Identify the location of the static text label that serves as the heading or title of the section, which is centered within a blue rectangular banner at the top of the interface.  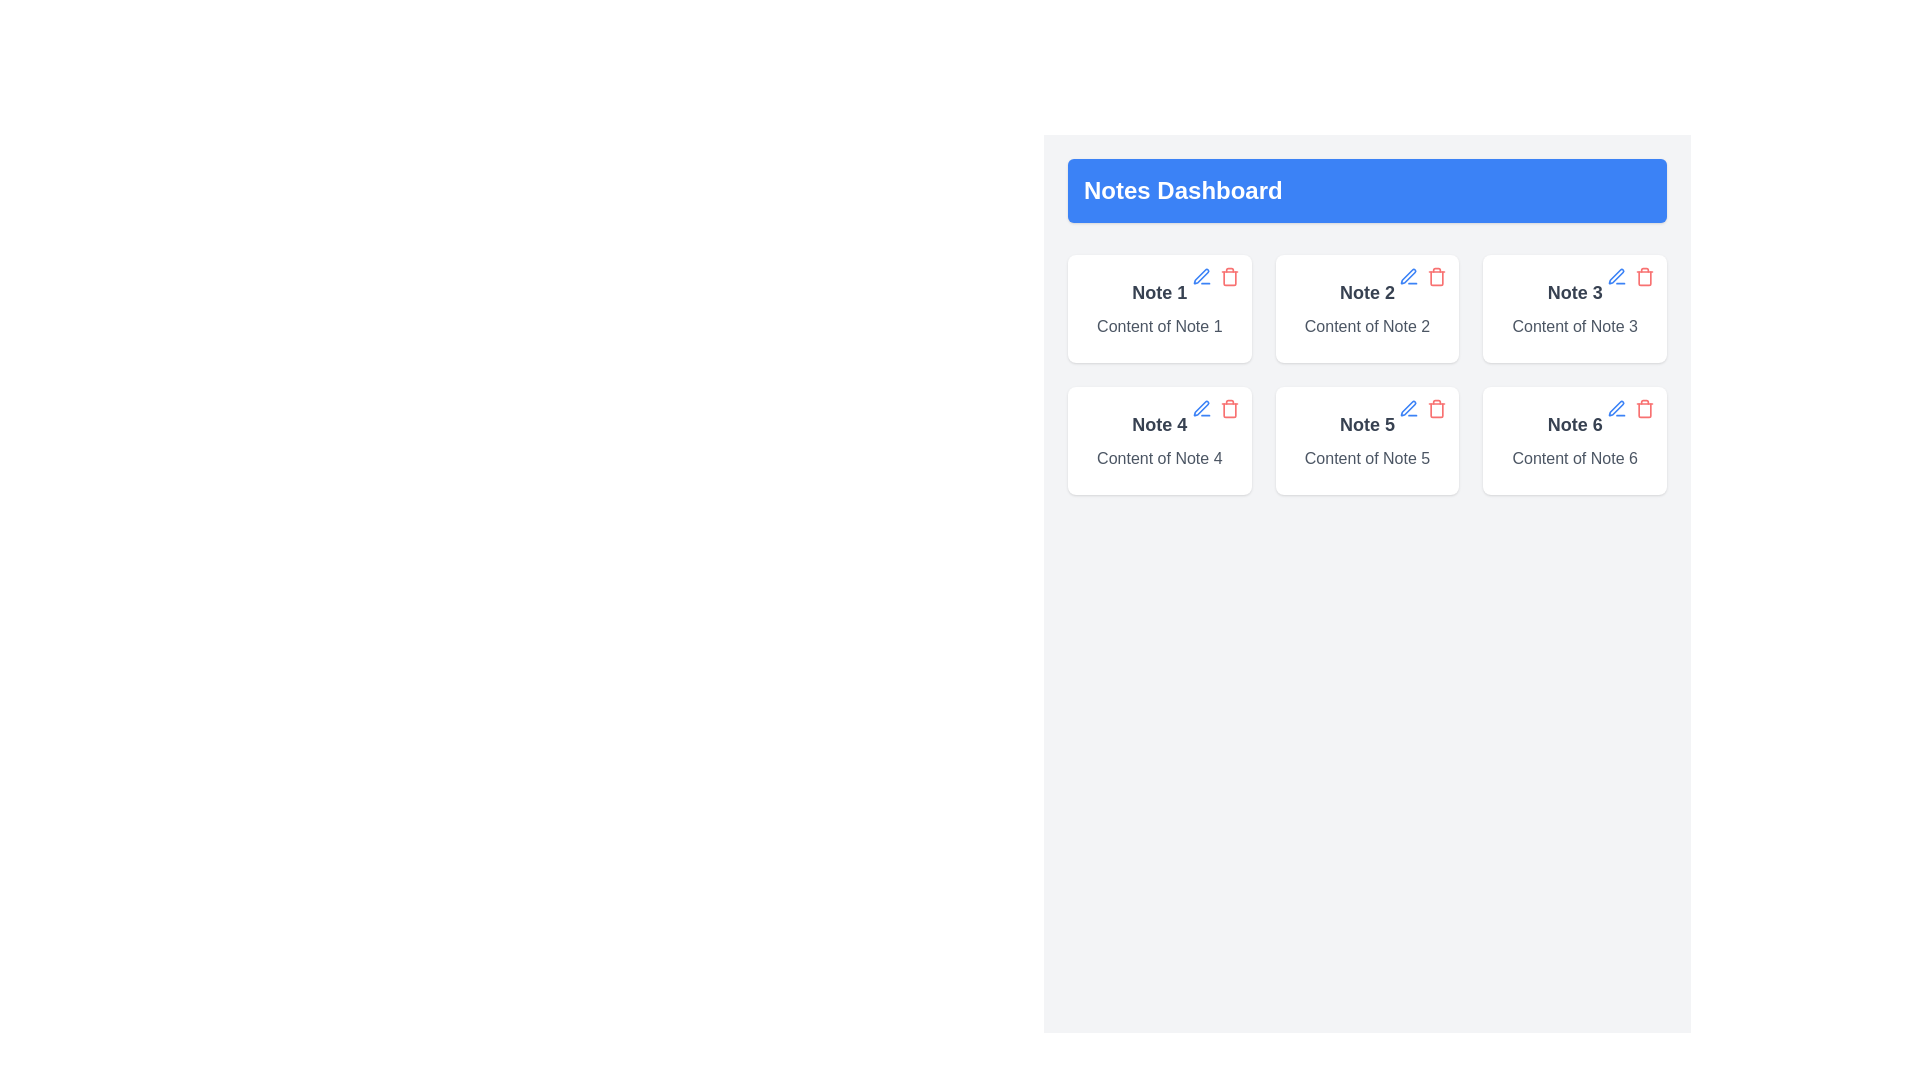
(1183, 191).